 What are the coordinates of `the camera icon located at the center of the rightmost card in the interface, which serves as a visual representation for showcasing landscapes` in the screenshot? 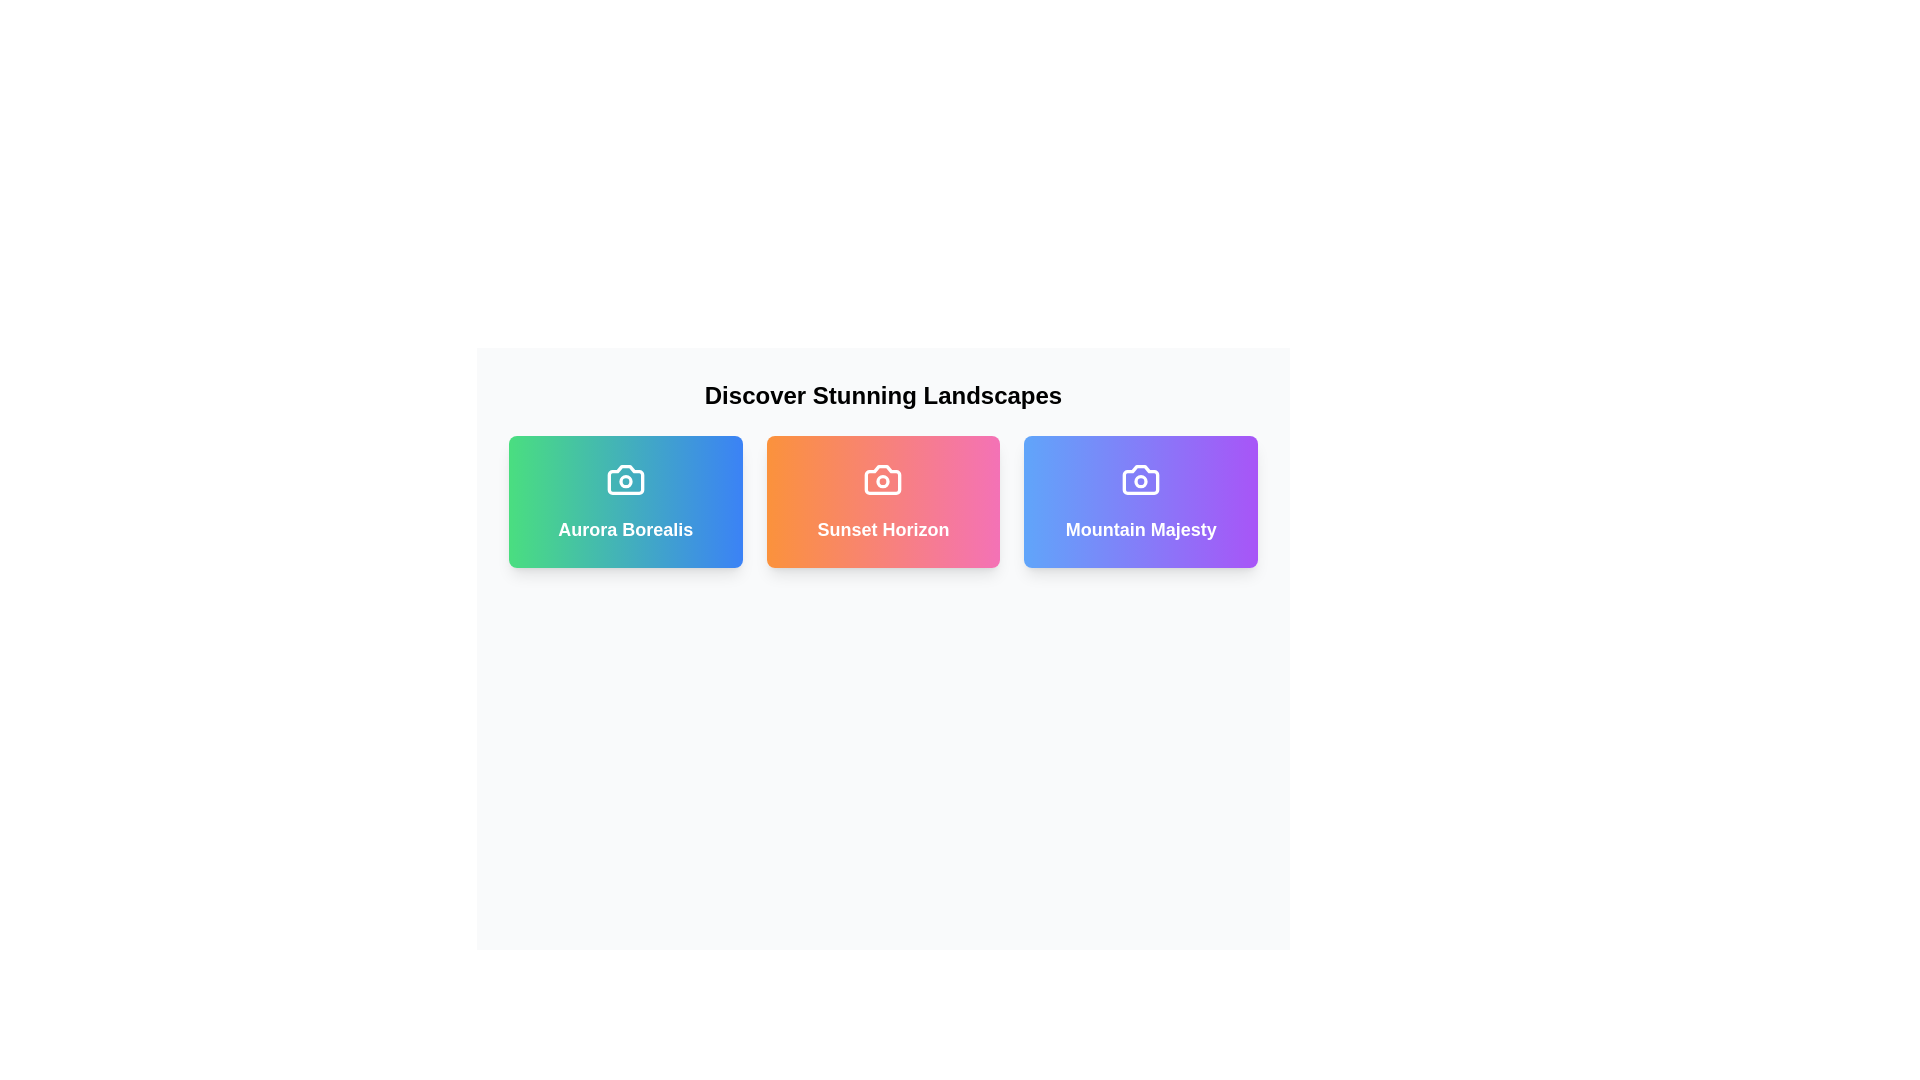 It's located at (1141, 479).